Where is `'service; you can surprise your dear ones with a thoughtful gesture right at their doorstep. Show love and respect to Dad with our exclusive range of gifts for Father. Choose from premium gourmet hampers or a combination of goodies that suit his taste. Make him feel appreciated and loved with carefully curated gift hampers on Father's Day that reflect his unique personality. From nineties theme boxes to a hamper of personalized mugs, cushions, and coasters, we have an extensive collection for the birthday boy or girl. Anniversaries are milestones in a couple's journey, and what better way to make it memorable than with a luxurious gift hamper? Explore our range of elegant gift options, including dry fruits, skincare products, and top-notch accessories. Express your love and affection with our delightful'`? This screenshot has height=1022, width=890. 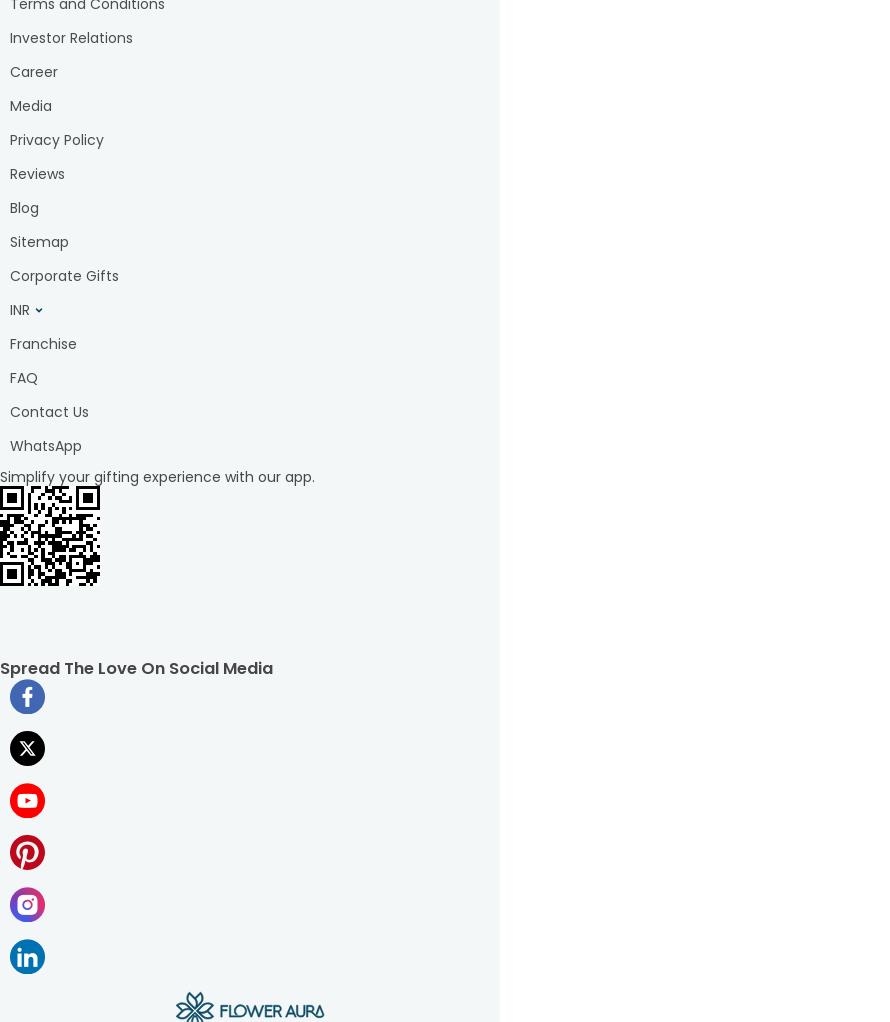 'service; you can surprise your dear ones with a thoughtful gesture right at their doorstep. Show love and respect to Dad with our exclusive range of gifts for Father. Choose from premium gourmet hampers or a combination of goodies that suit his taste. Make him feel appreciated and loved with carefully curated gift hampers on Father's Day that reflect his unique personality. From nineties theme boxes to a hamper of personalized mugs, cushions, and coasters, we have an extensive collection for the birthday boy or girl. Anniversaries are milestones in a couple's journey, and what better way to make it memorable than with a luxurious gift hamper? Explore our range of elegant gift options, including dry fruits, skincare products, and top-notch accessories. Express your love and affection with our delightful' is located at coordinates (249, 206).